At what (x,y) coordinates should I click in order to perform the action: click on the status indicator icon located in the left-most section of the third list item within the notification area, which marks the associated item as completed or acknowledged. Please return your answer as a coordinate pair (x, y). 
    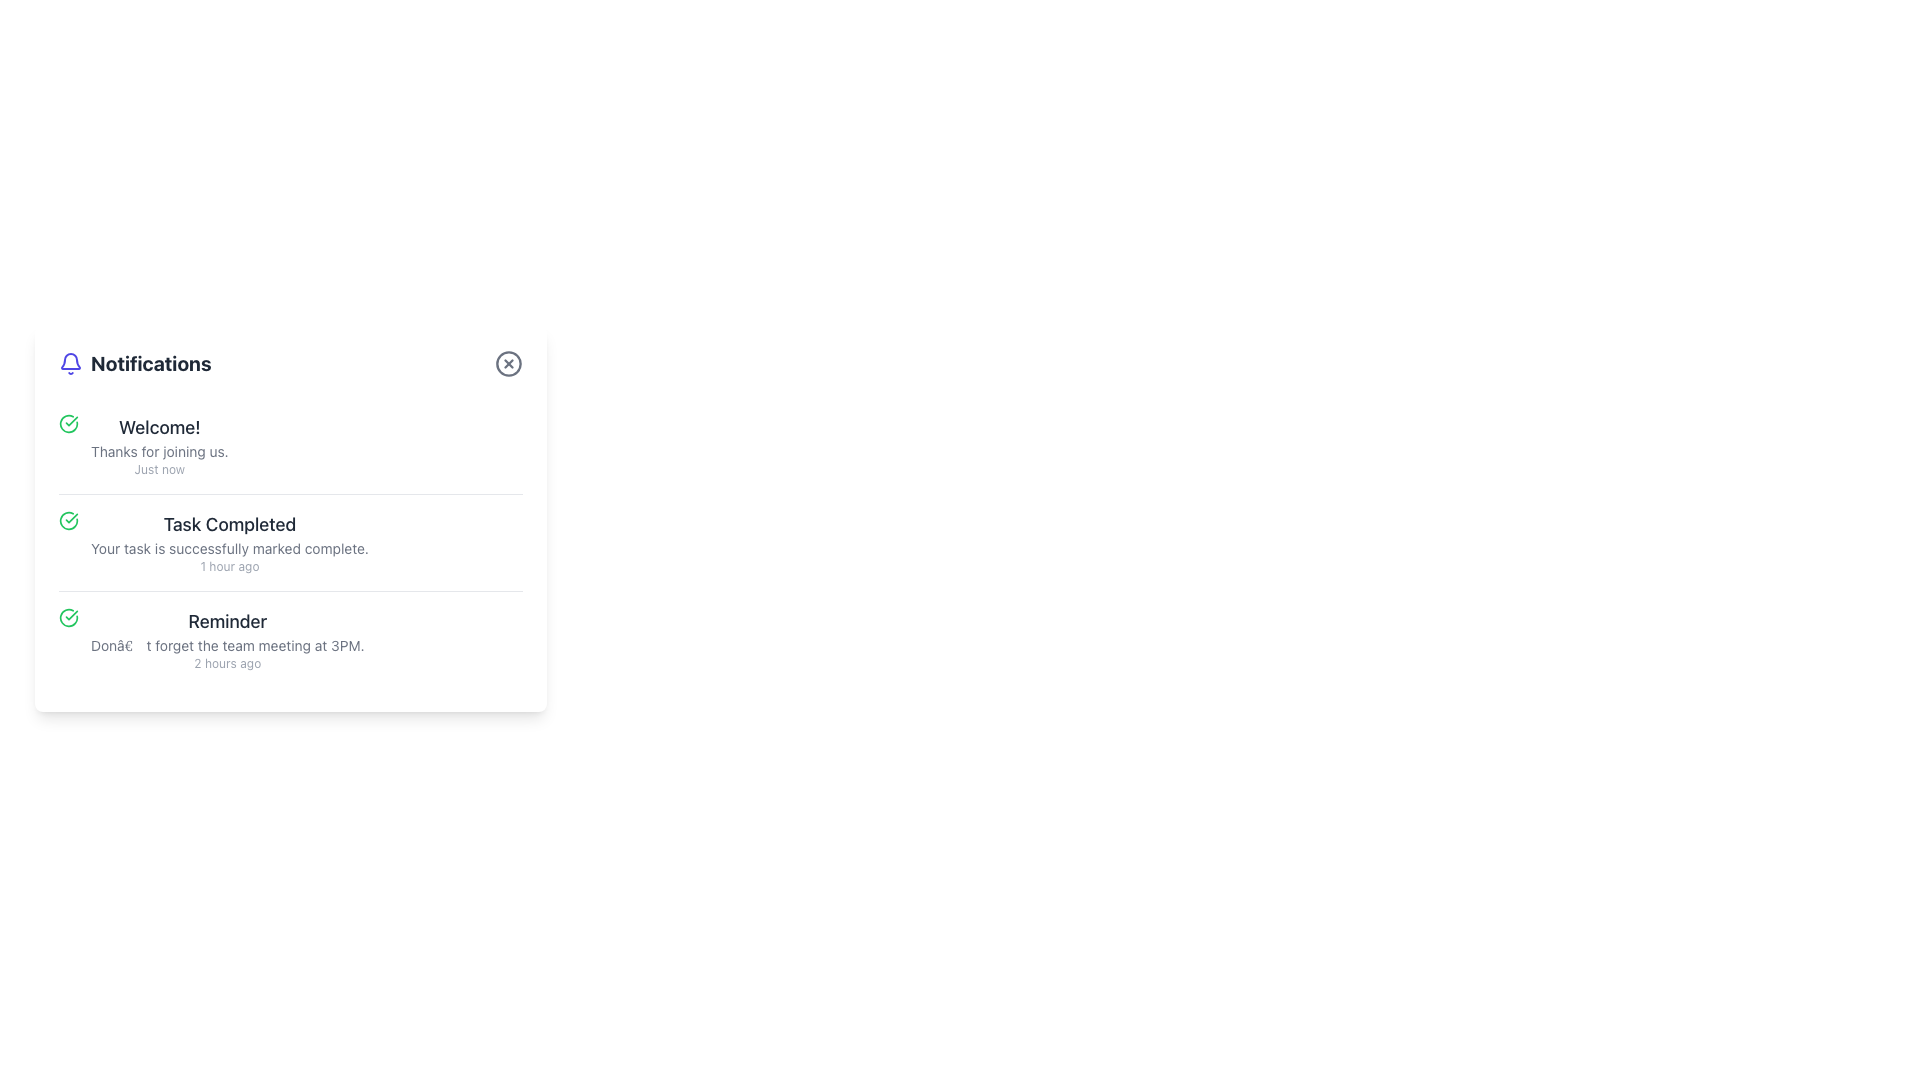
    Looking at the image, I should click on (68, 616).